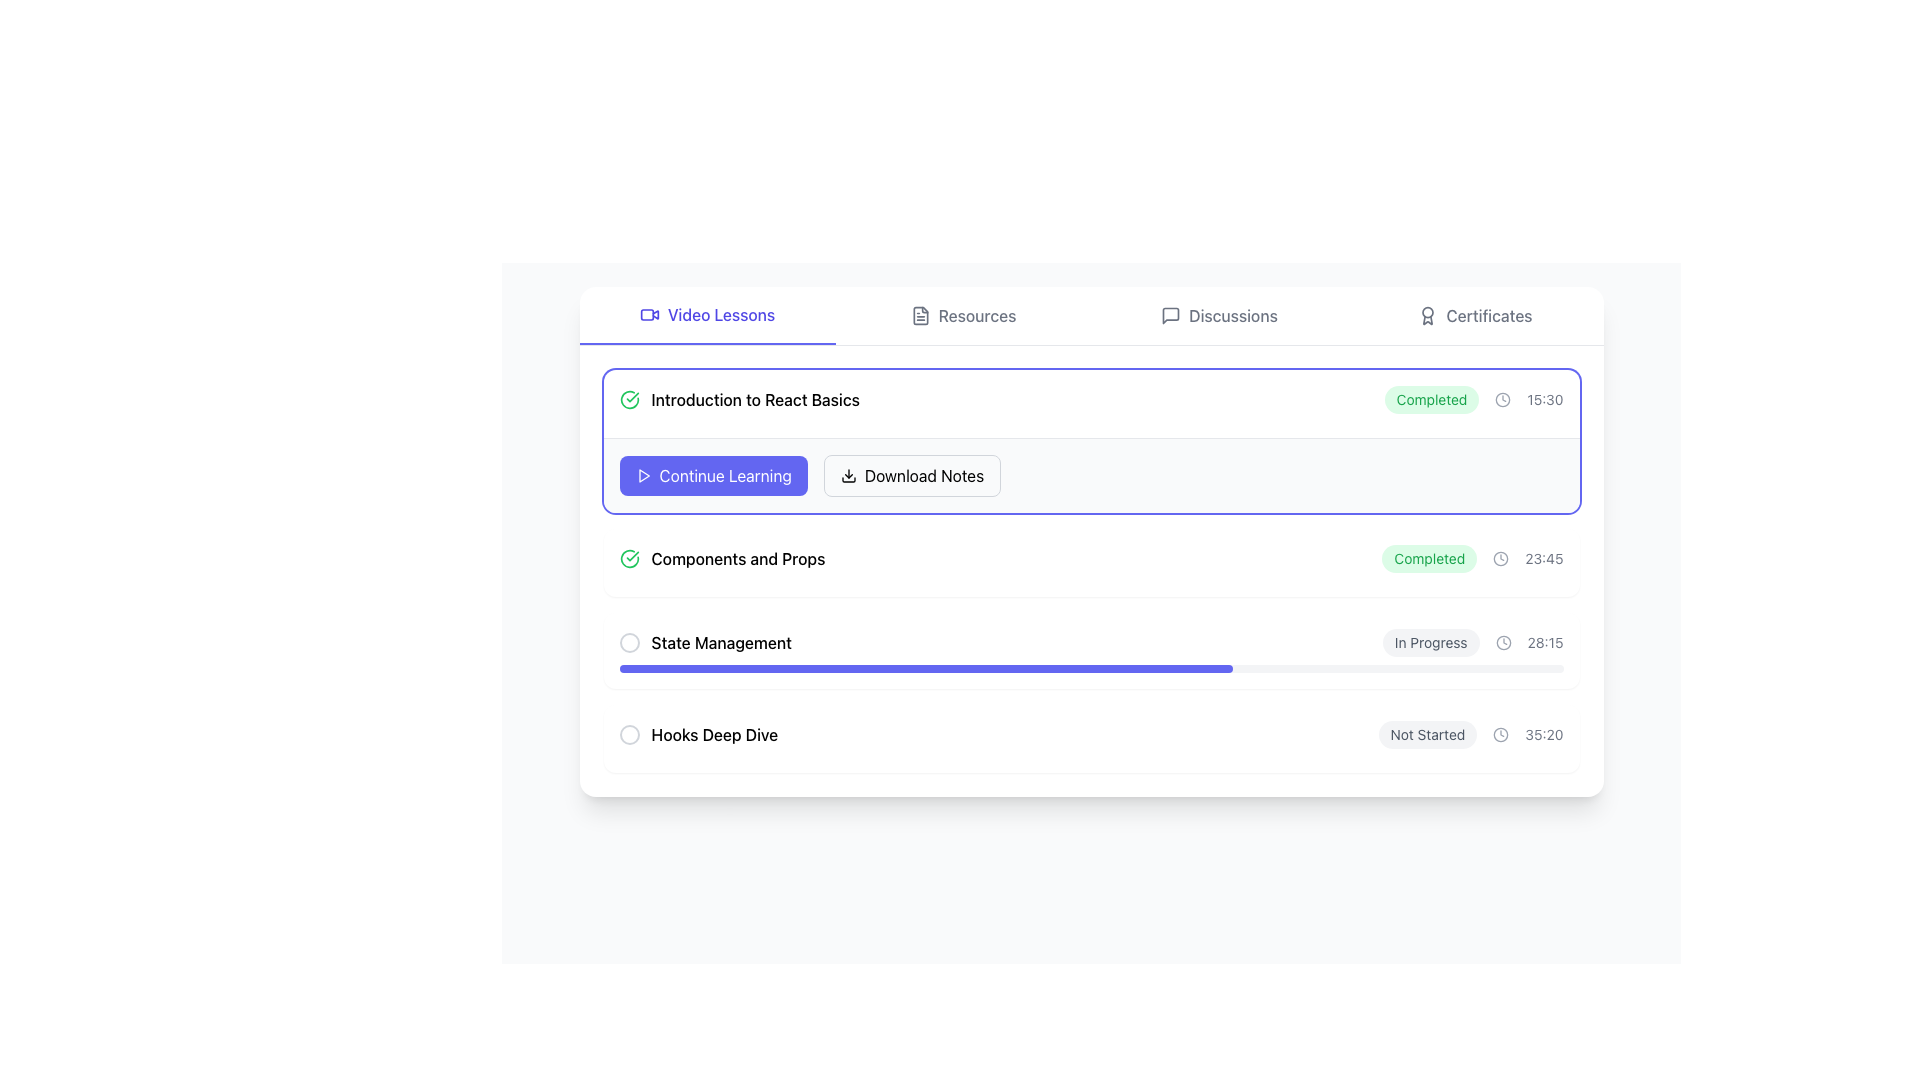 The image size is (1920, 1080). Describe the element at coordinates (649, 315) in the screenshot. I see `the 'Video Lessons' icon located to the left of the 'Video Lessons' text in the tab section` at that location.